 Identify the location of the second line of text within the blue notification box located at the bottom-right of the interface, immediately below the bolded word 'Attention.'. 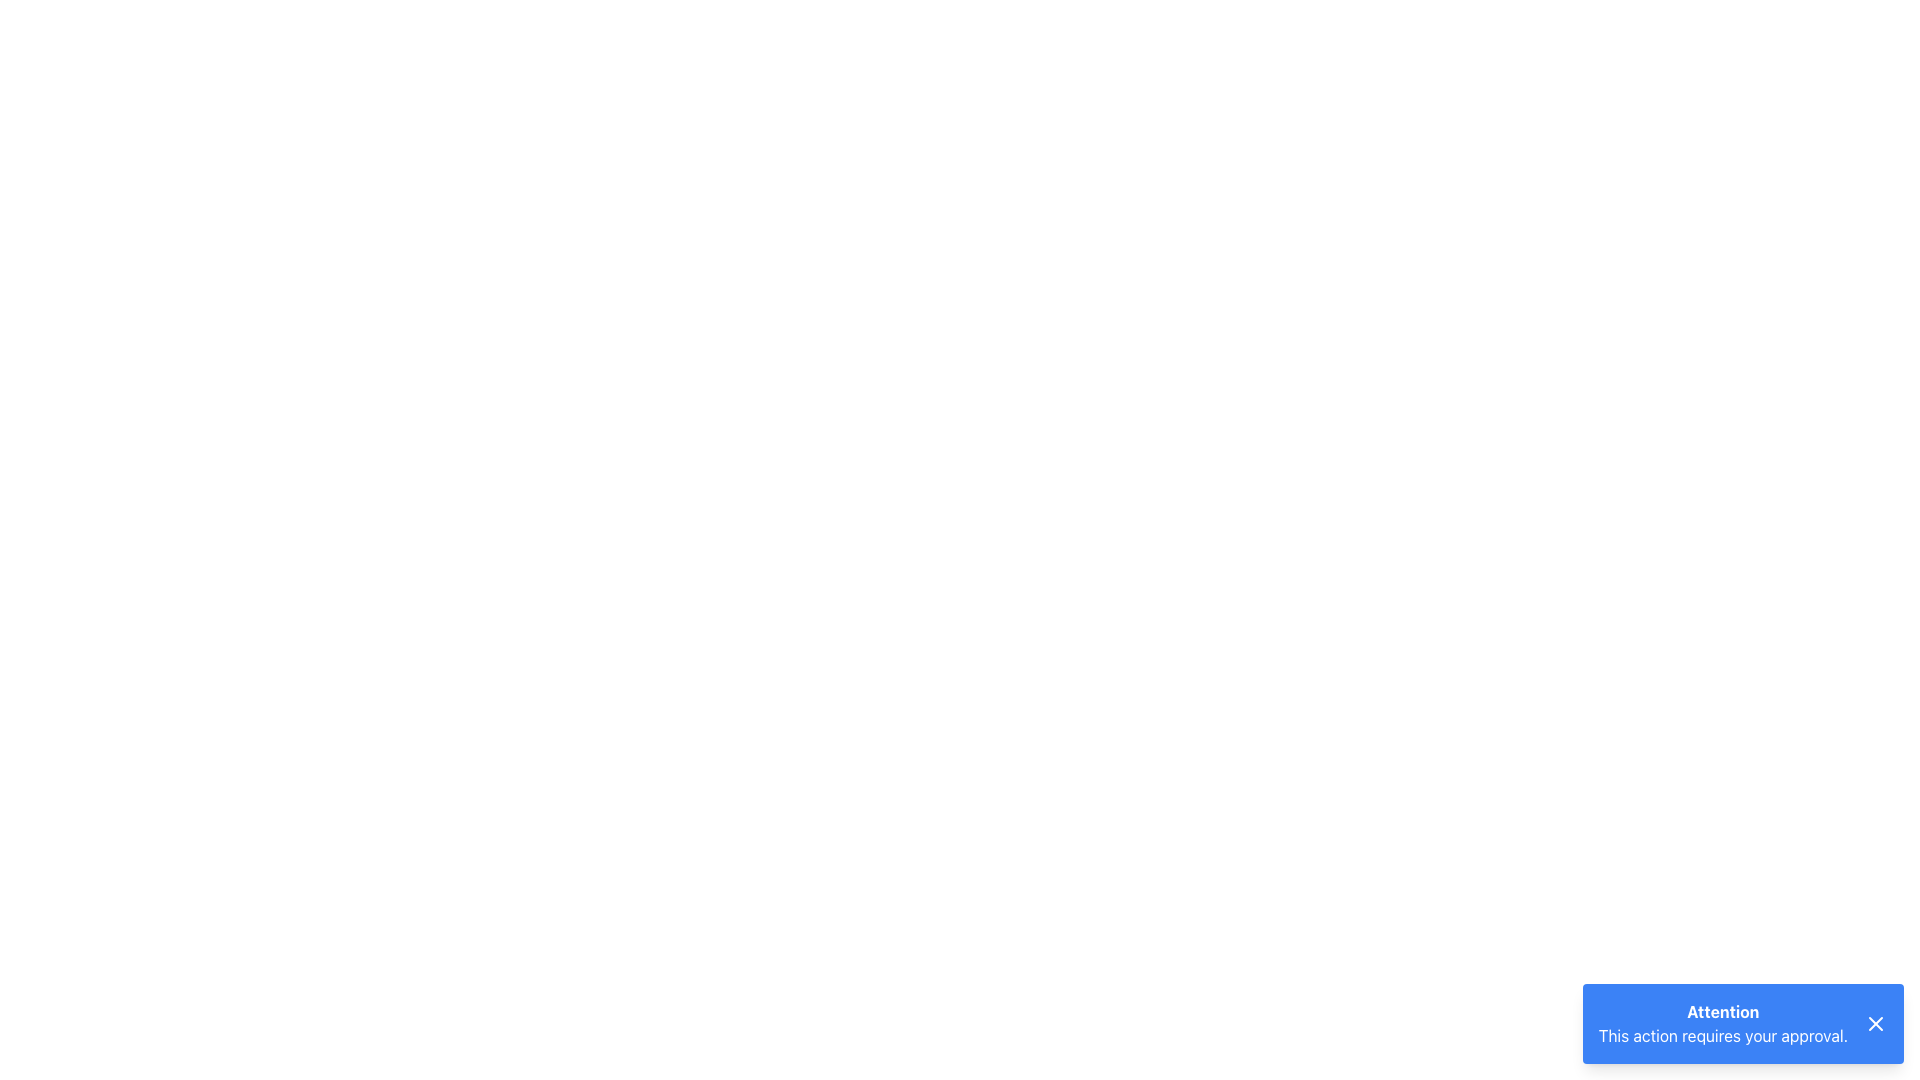
(1722, 1035).